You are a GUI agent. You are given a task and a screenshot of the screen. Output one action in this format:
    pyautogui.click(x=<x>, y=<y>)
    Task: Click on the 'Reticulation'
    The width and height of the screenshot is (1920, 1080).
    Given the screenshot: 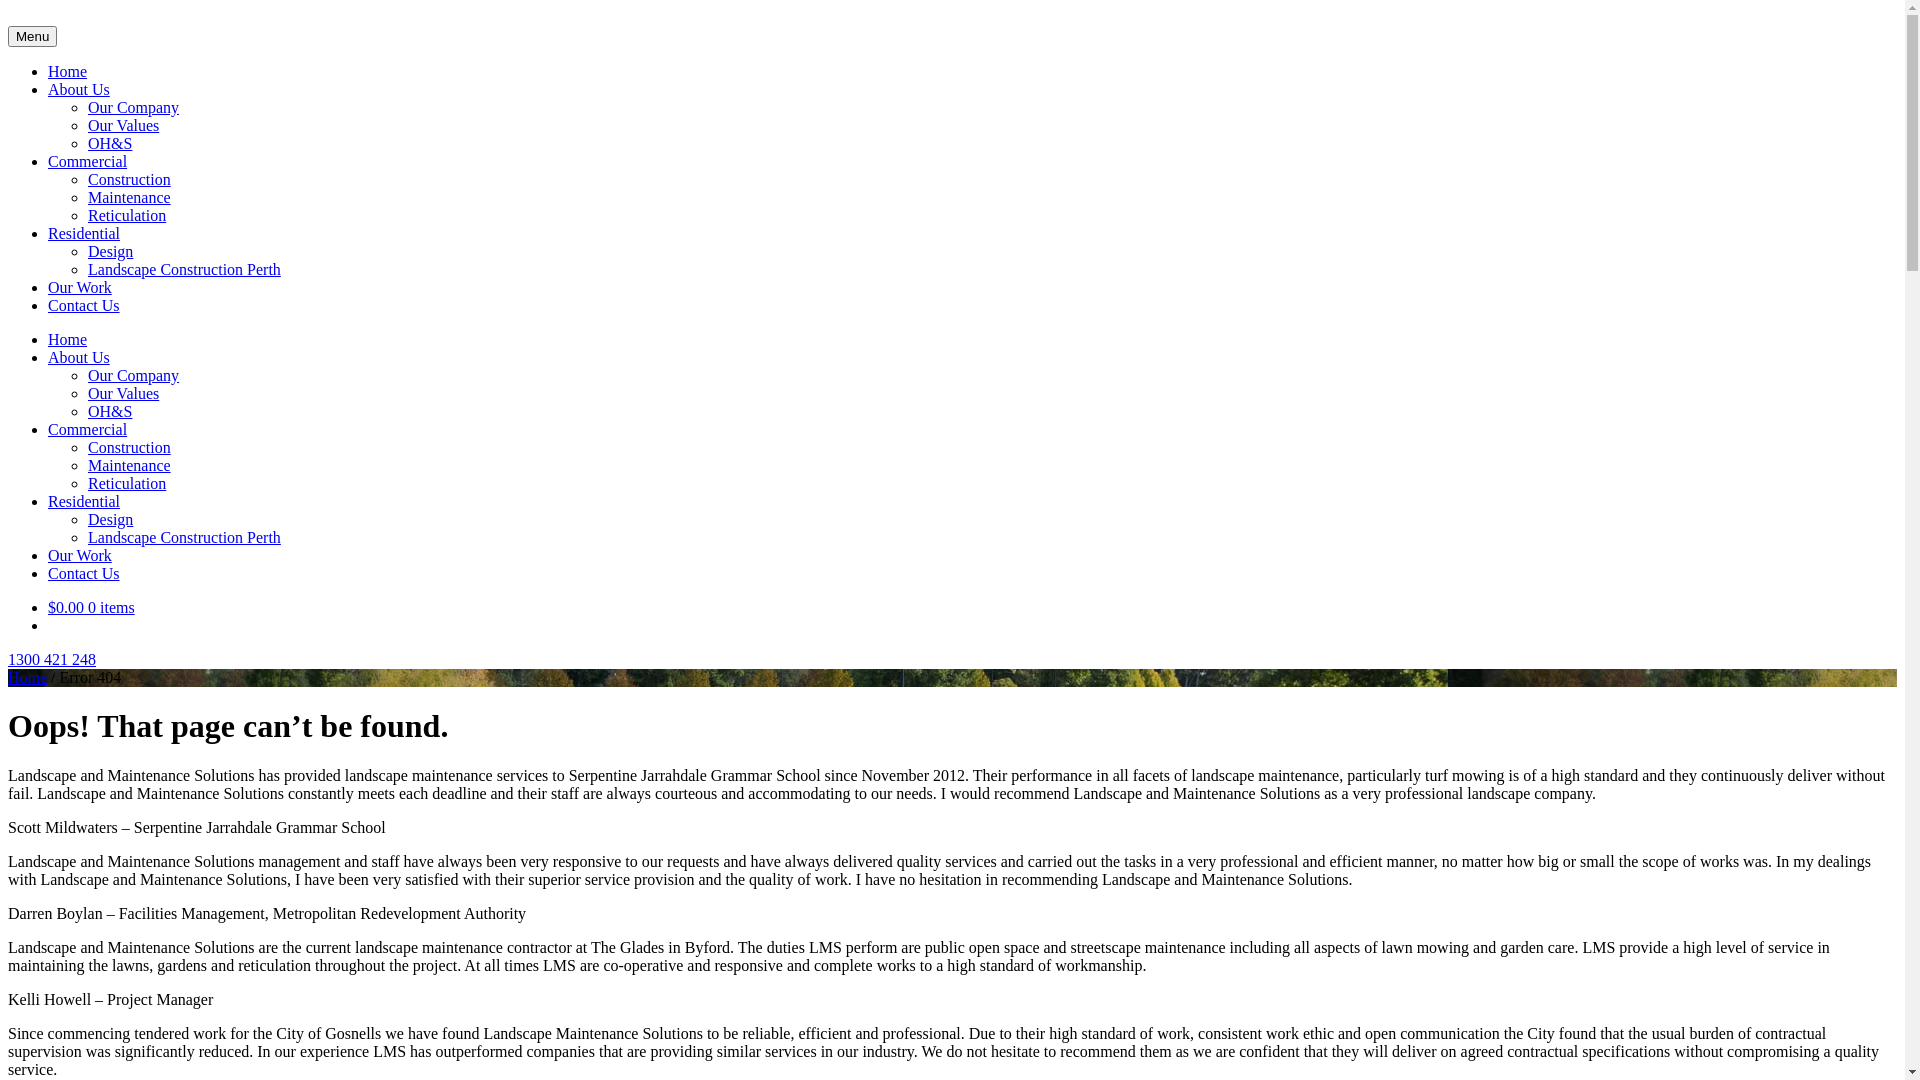 What is the action you would take?
    pyautogui.click(x=125, y=215)
    